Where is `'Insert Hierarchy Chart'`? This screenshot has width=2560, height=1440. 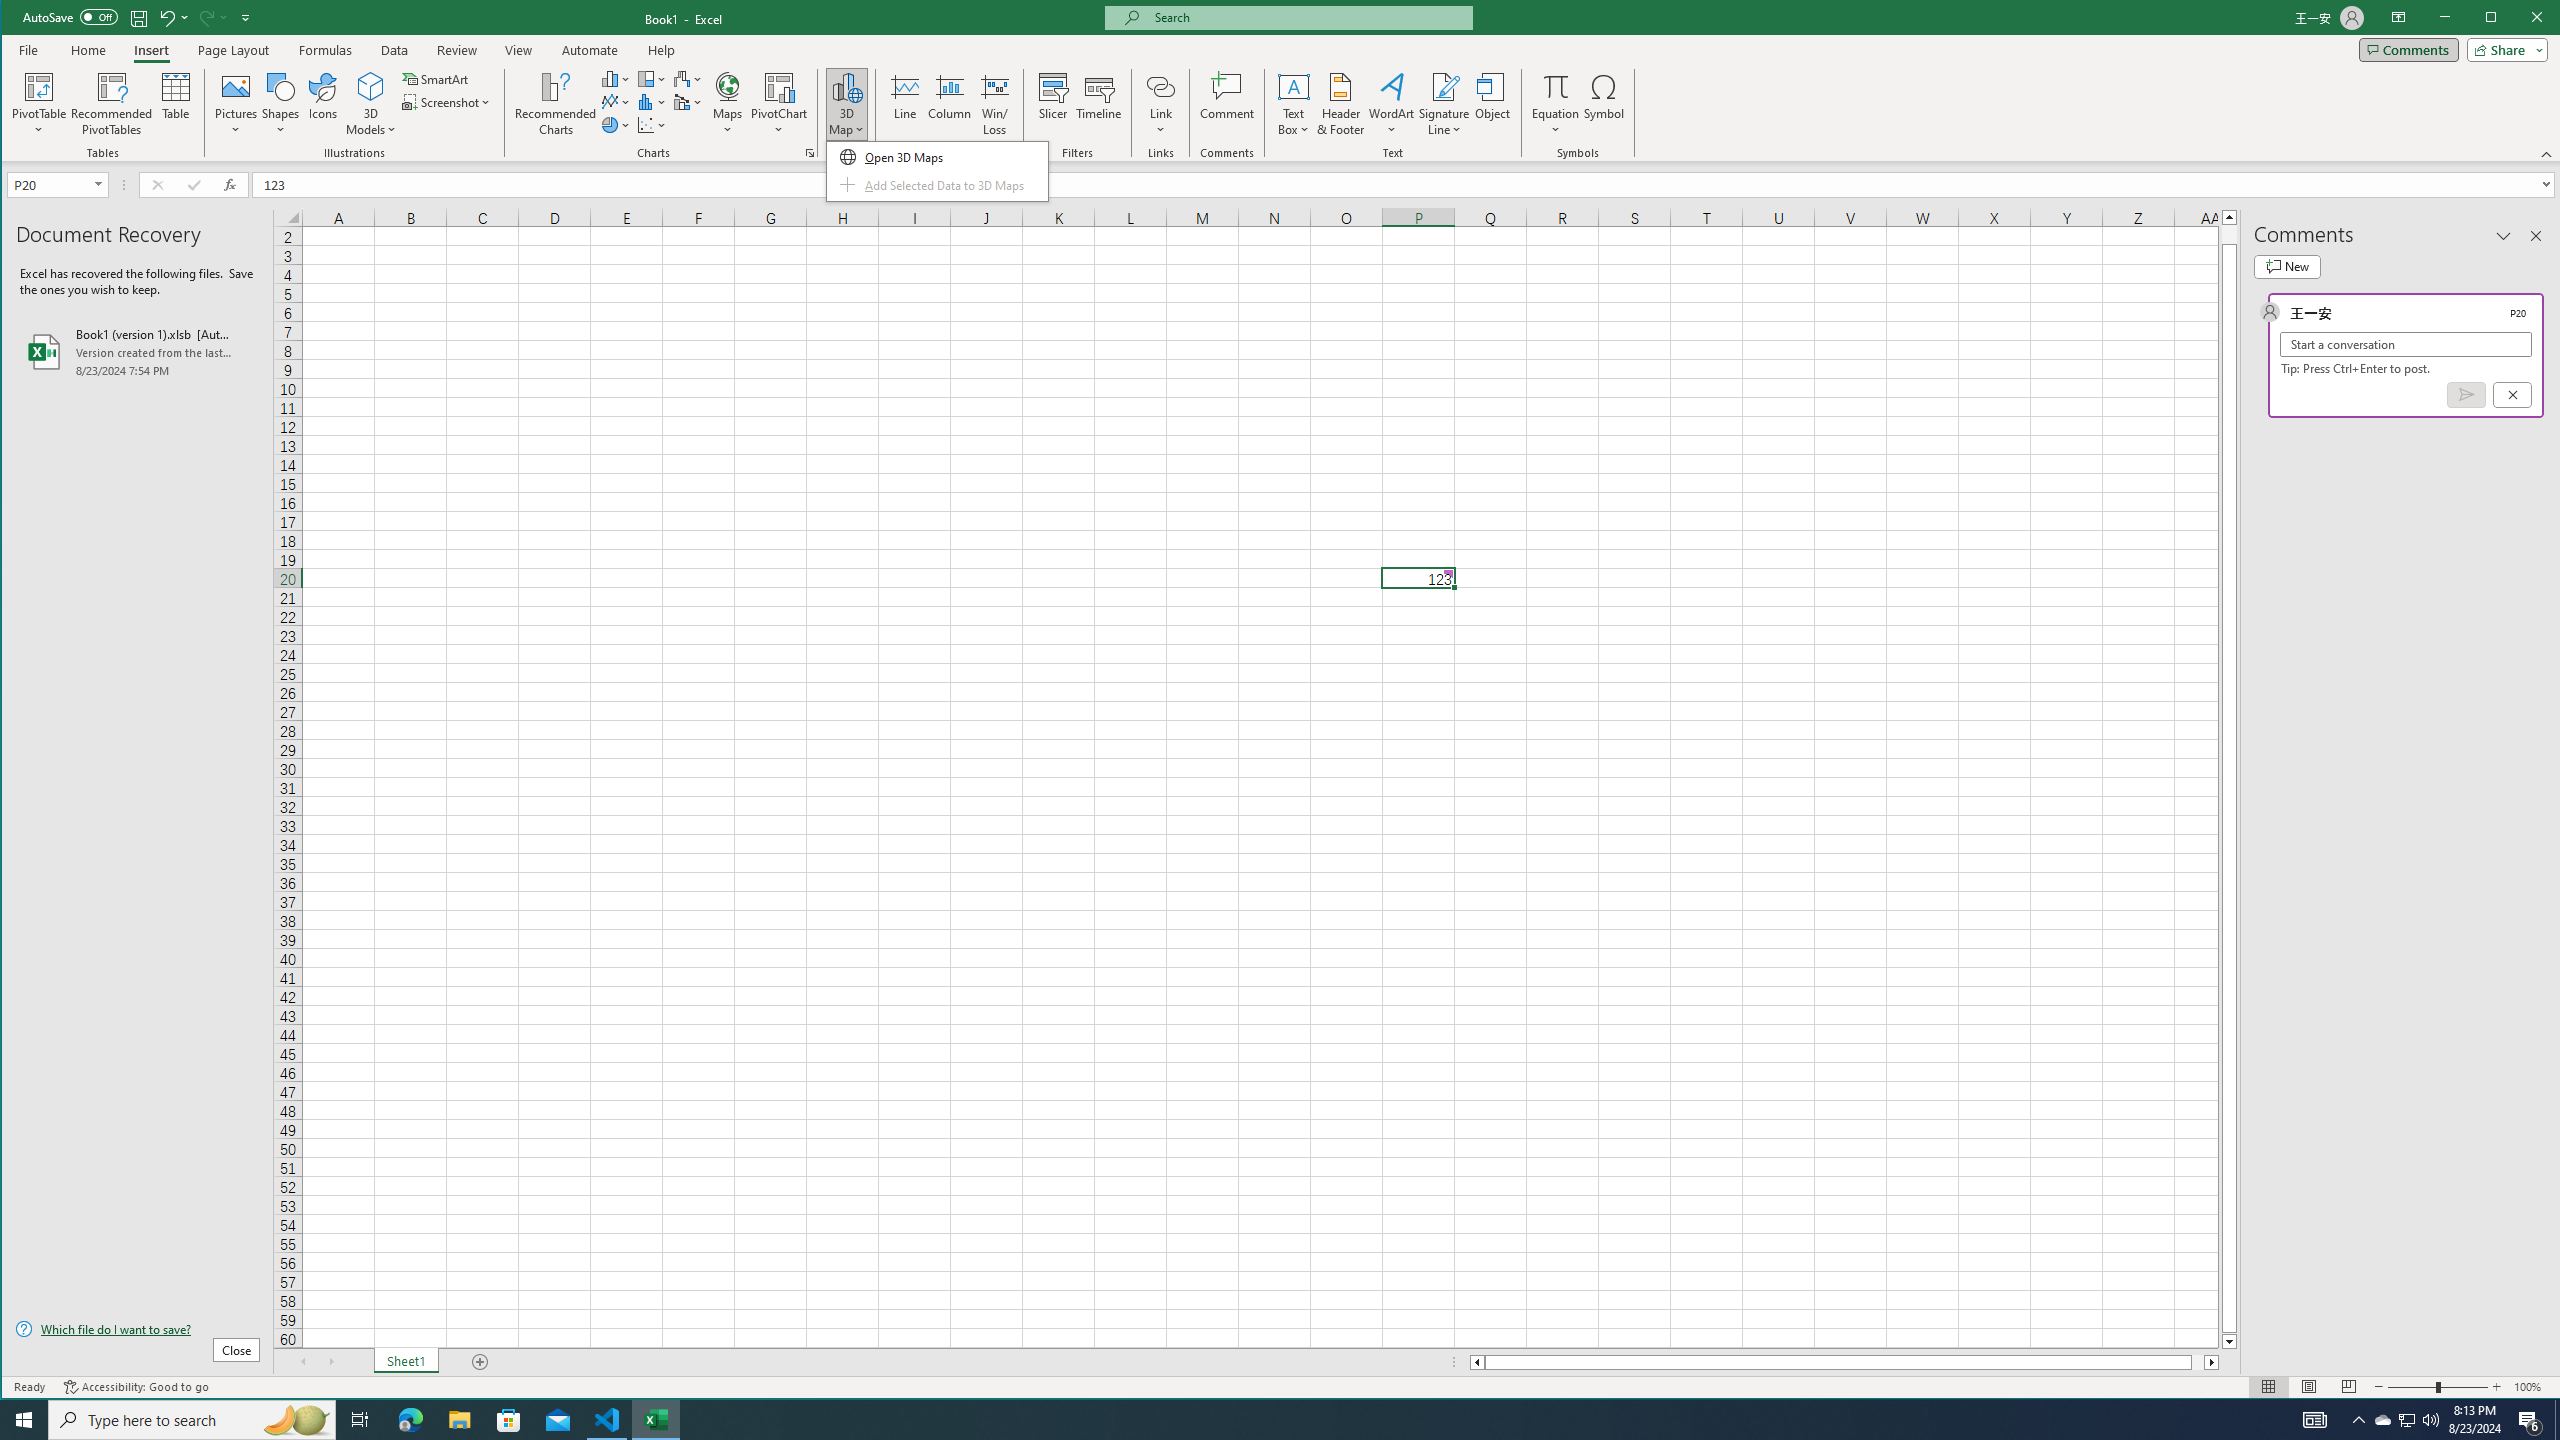 'Insert Hierarchy Chart' is located at coordinates (652, 78).